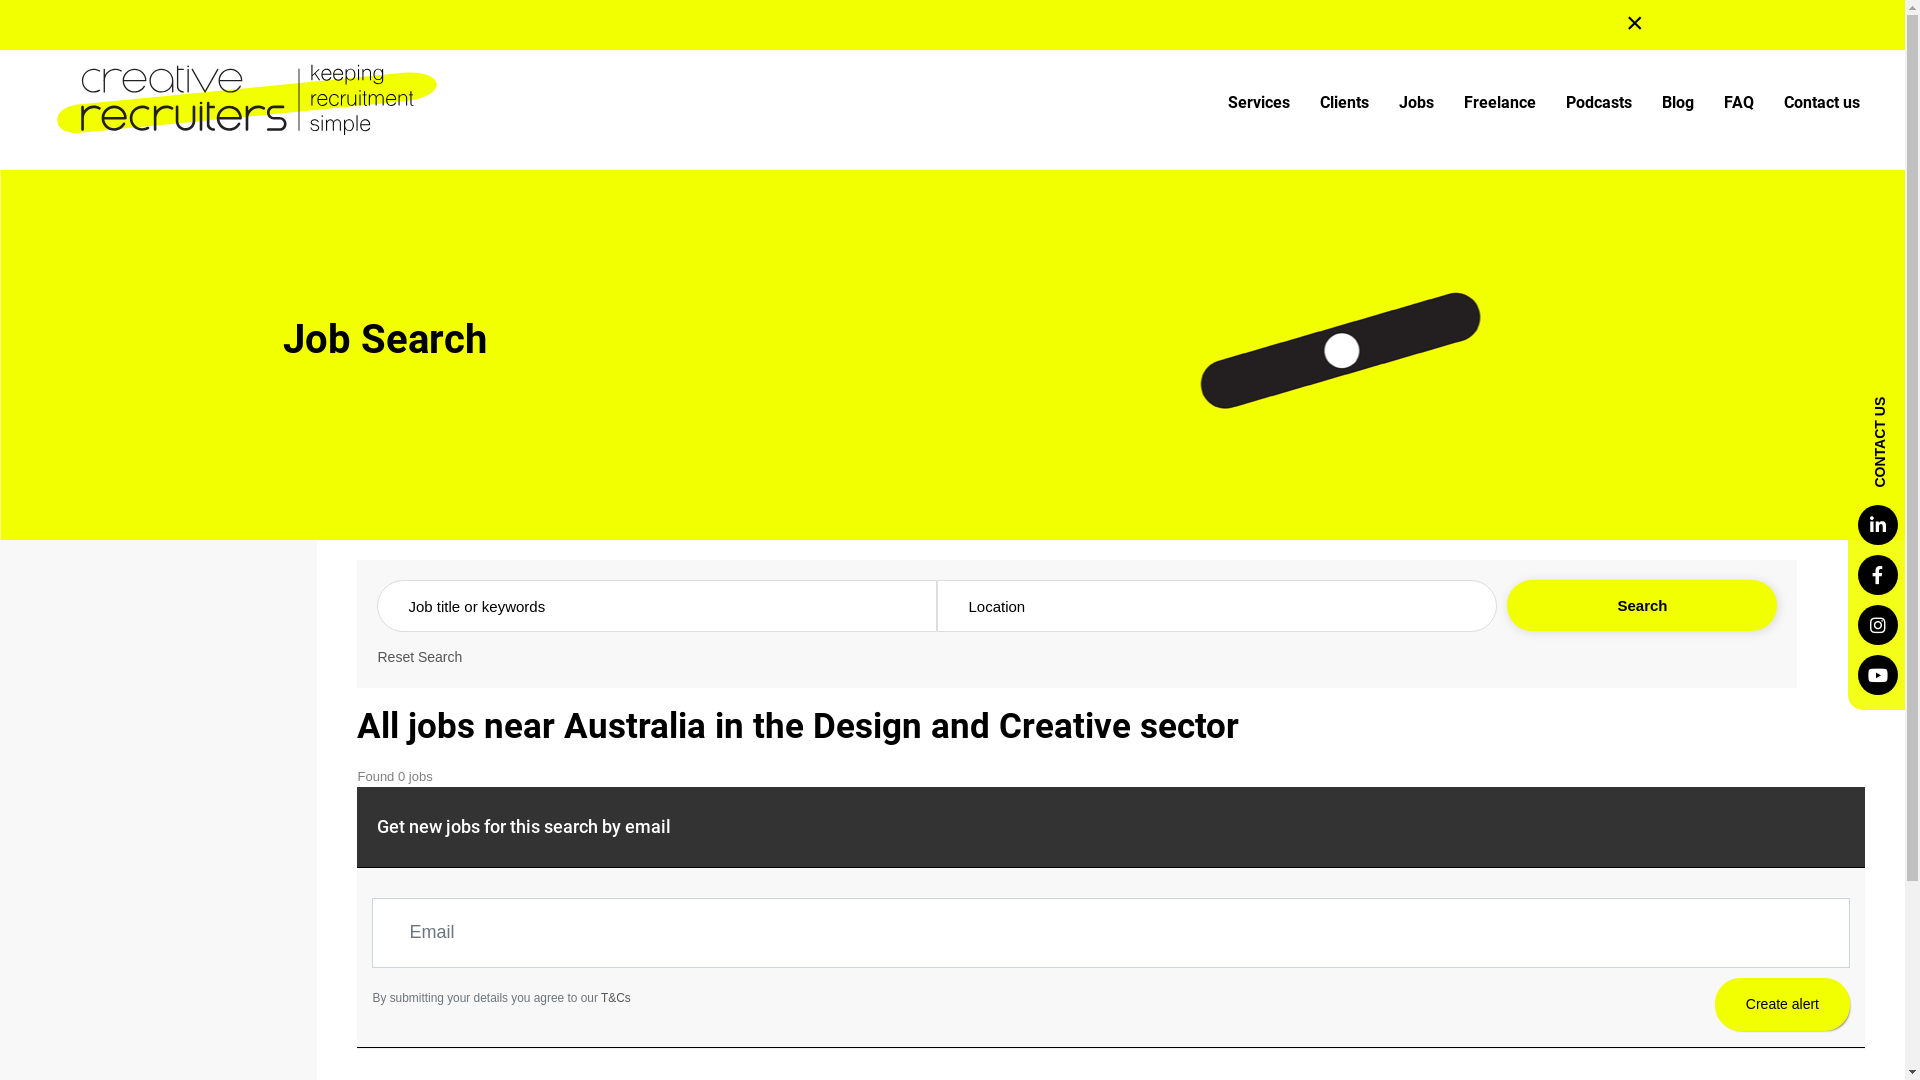 This screenshot has width=1920, height=1080. Describe the element at coordinates (1344, 103) in the screenshot. I see `'Clients'` at that location.